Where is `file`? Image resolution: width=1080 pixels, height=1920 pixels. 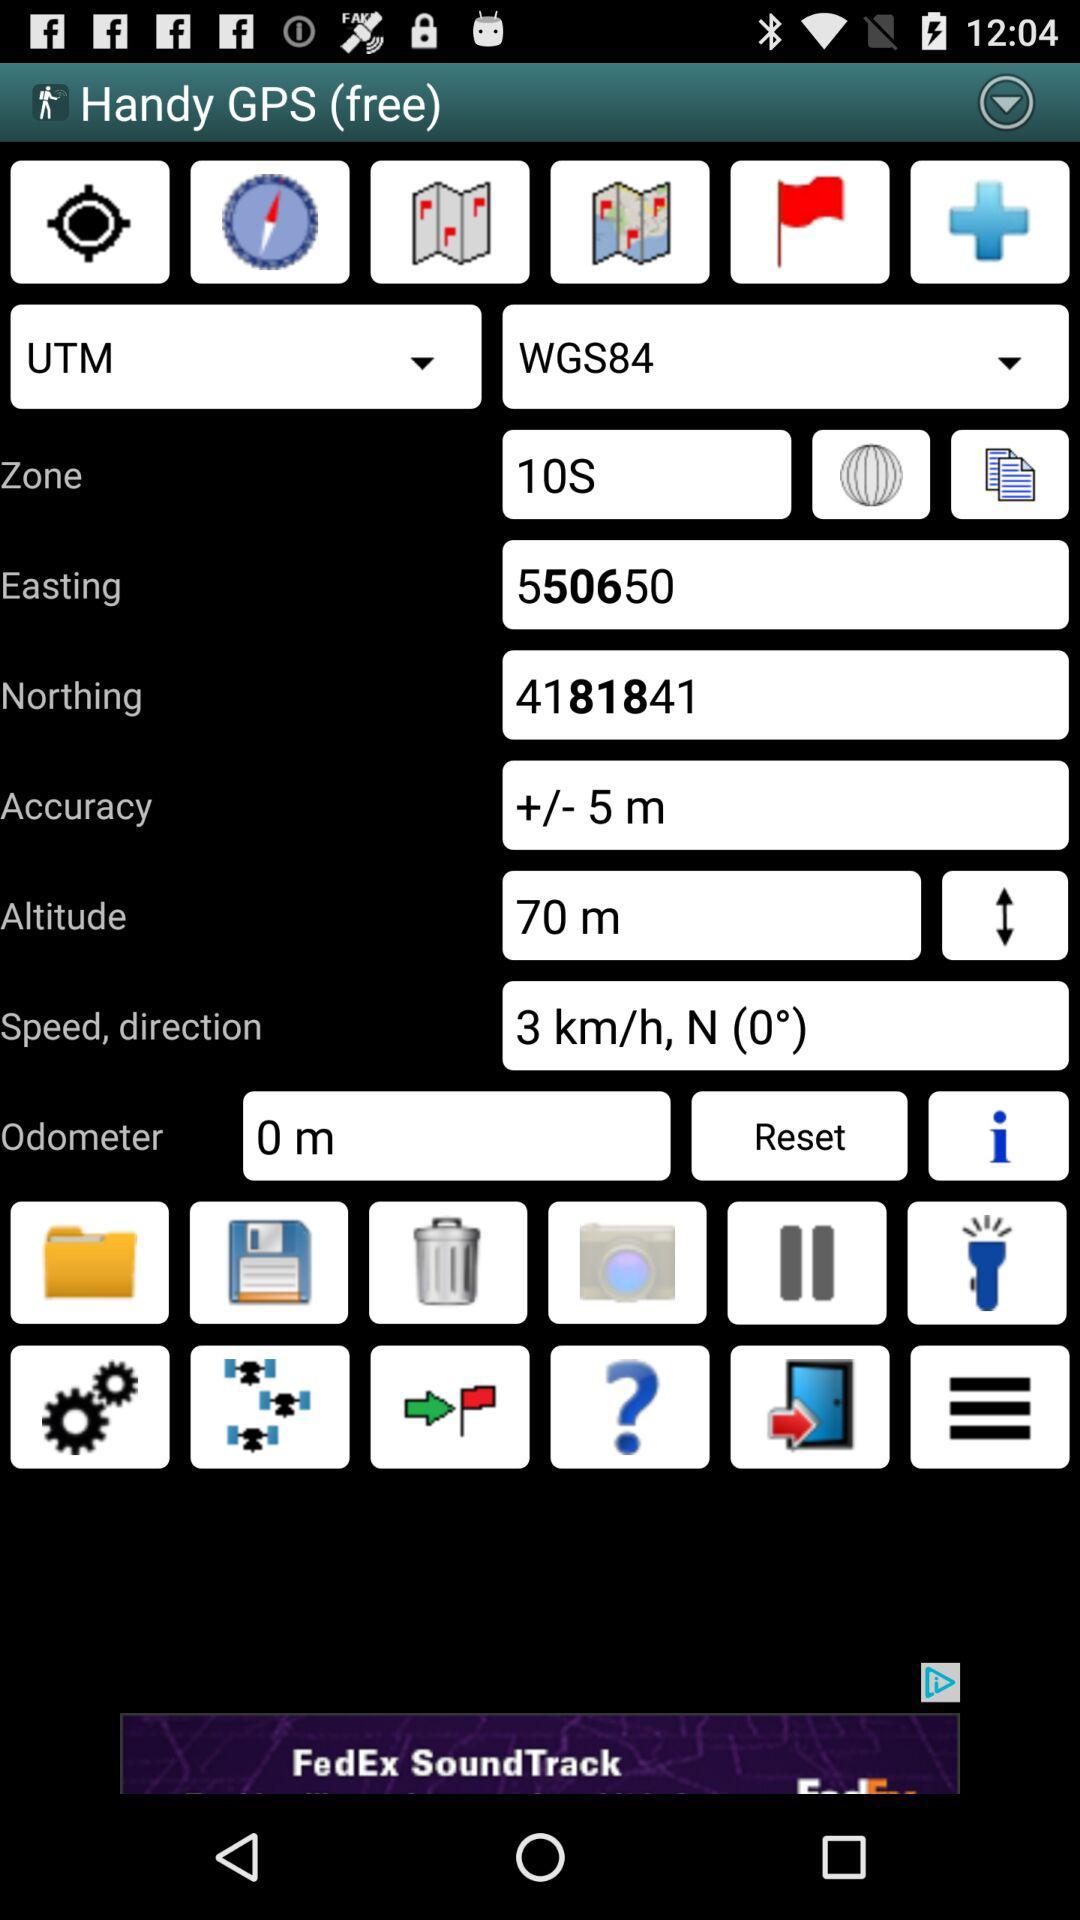
file is located at coordinates (267, 1261).